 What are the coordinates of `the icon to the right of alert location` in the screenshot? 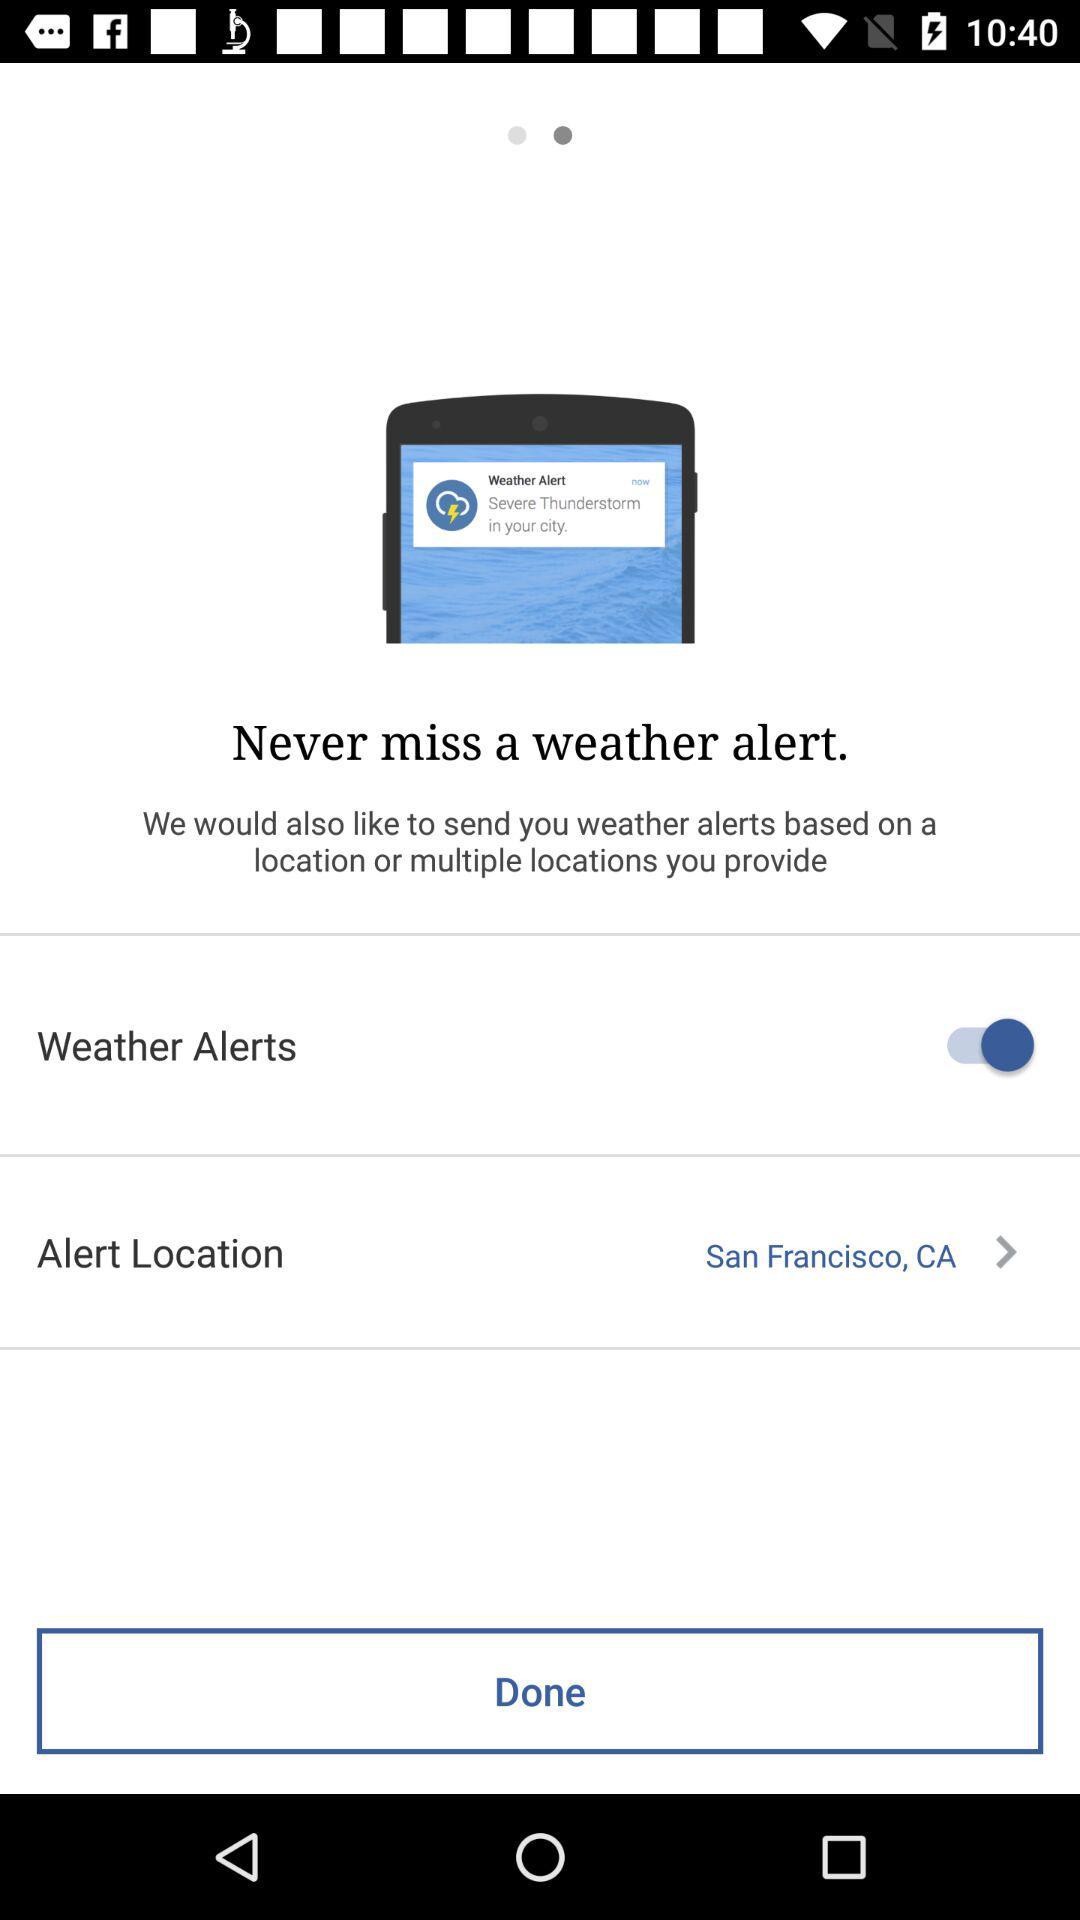 It's located at (860, 1254).